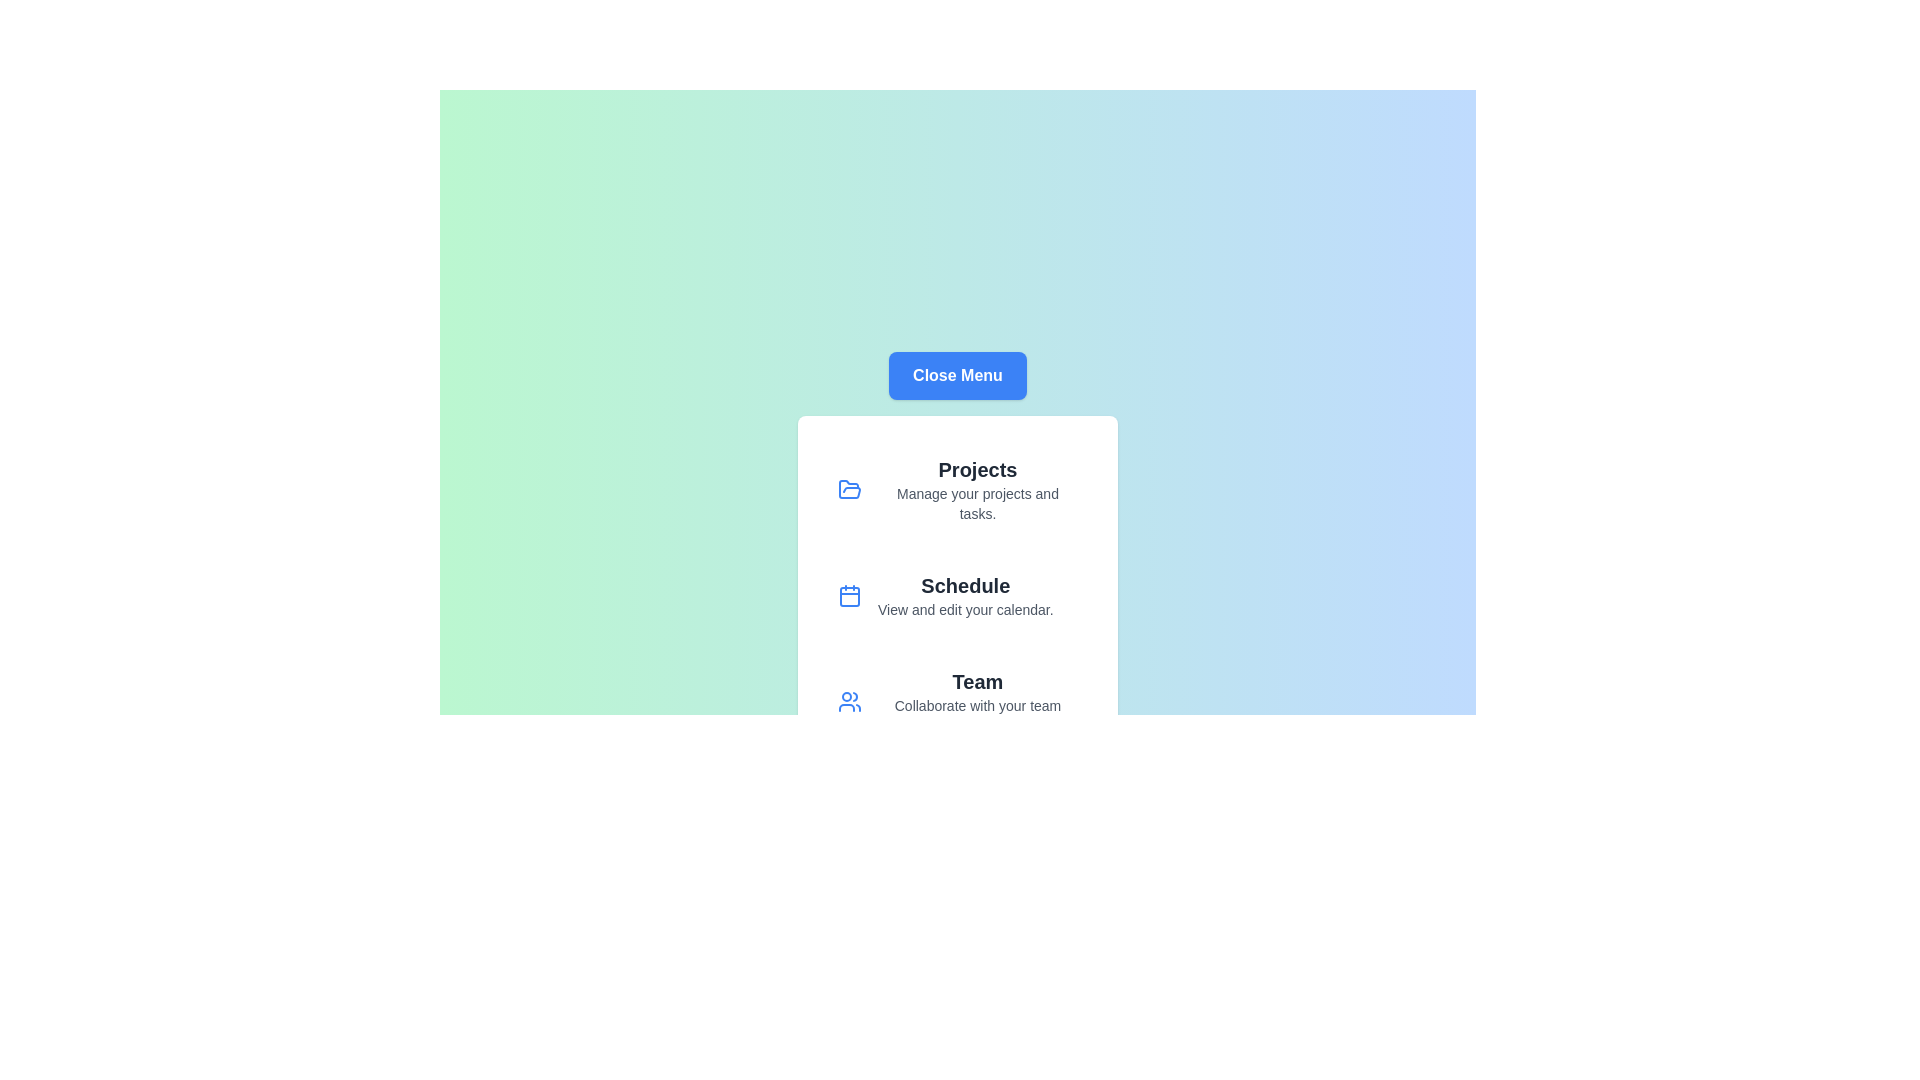 The height and width of the screenshot is (1080, 1920). What do you see at coordinates (849, 489) in the screenshot?
I see `the icon corresponding to Projects` at bounding box center [849, 489].